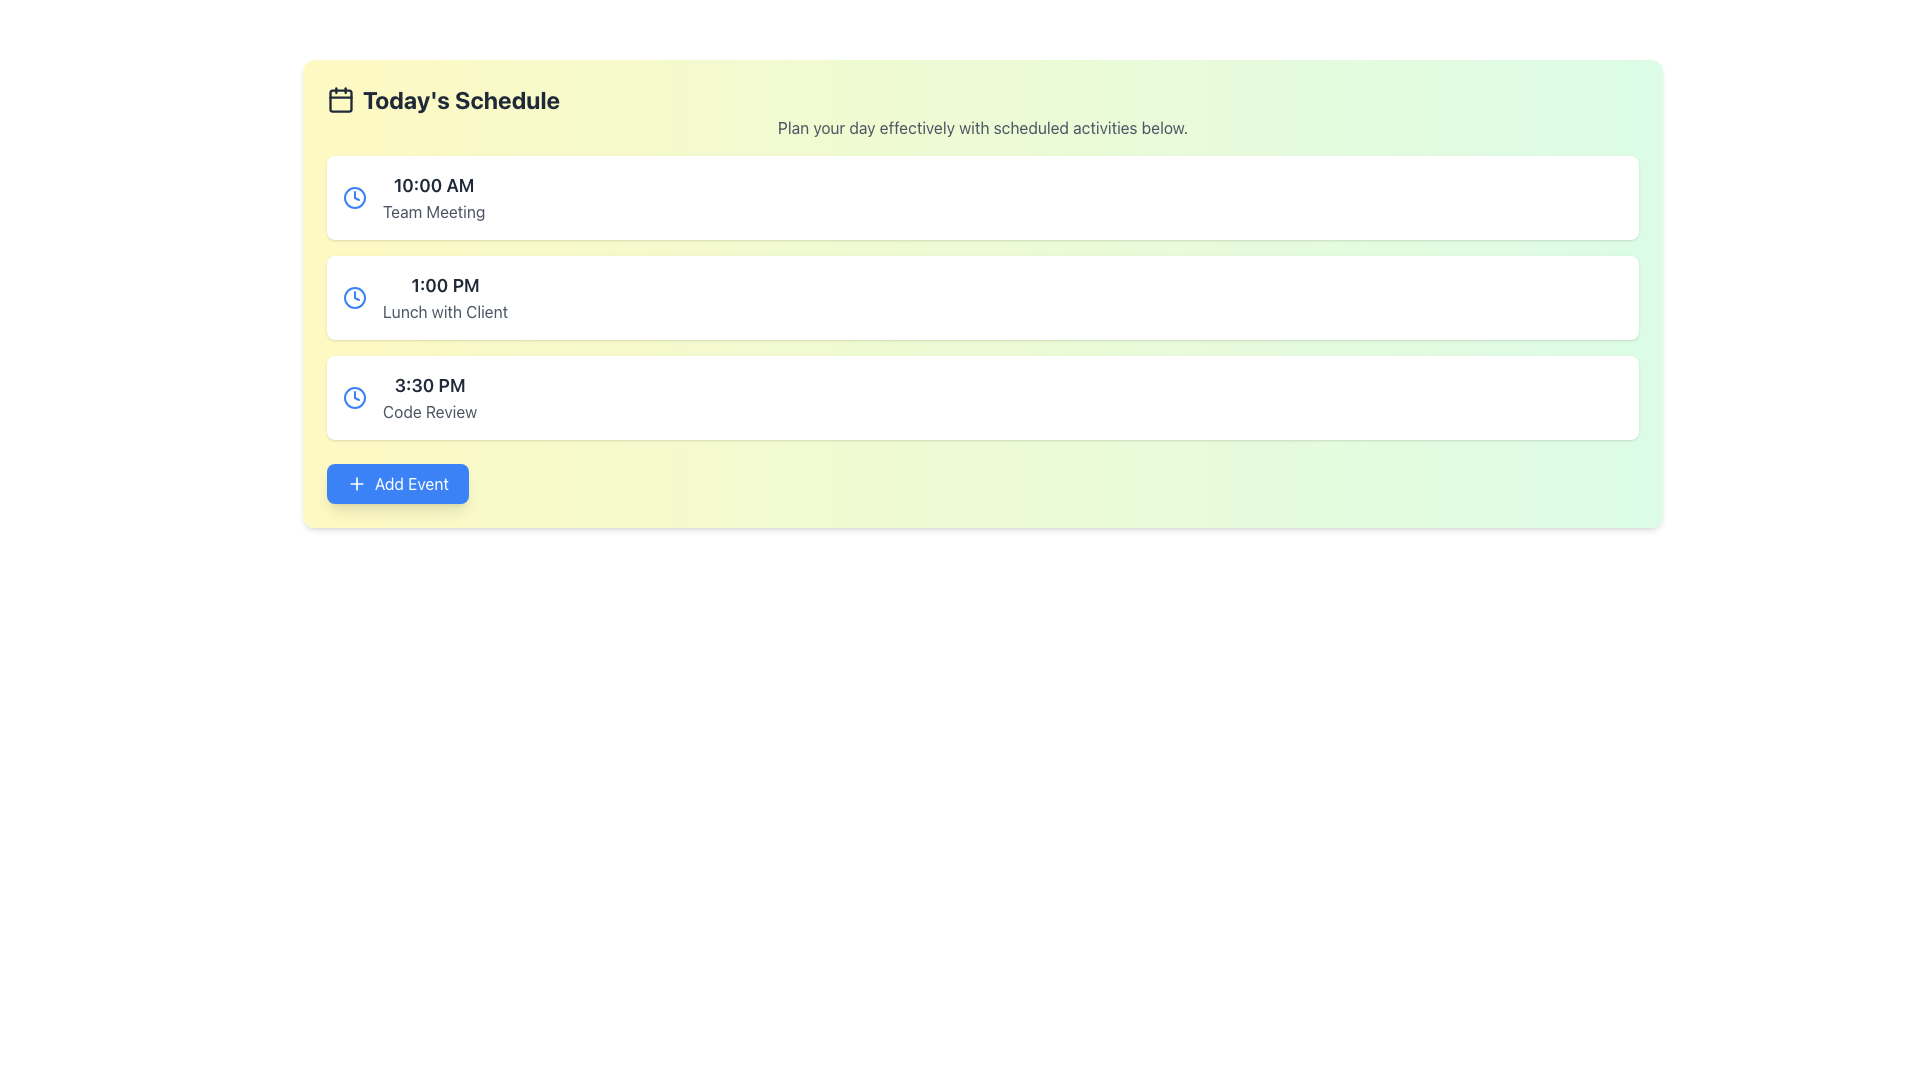 This screenshot has width=1920, height=1080. Describe the element at coordinates (355, 197) in the screenshot. I see `the small circular clock icon with a blue outline and white center, positioned to the left of the '10:00 AM' text in the schedule list` at that location.